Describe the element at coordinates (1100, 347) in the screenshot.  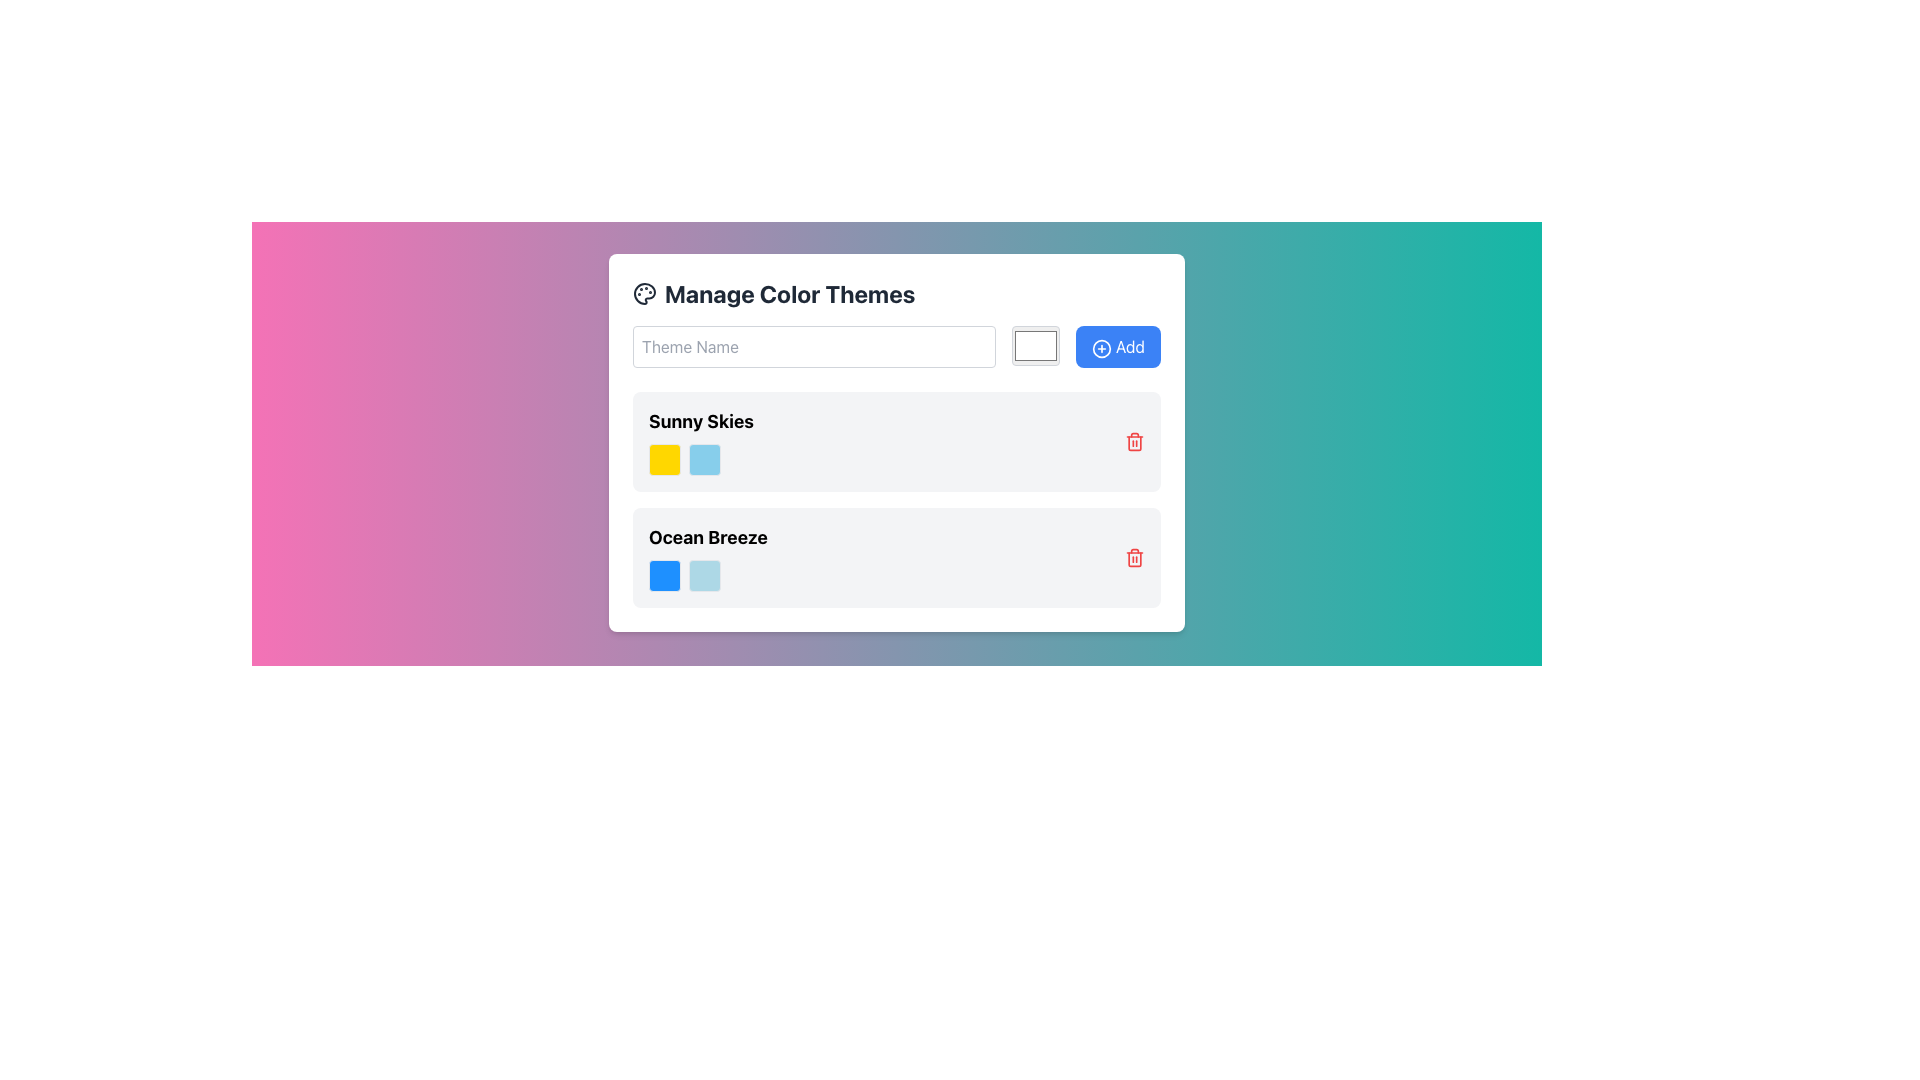
I see `the circular '+' icon element located within the 'Add' button, which is positioned to the right of the input field` at that location.